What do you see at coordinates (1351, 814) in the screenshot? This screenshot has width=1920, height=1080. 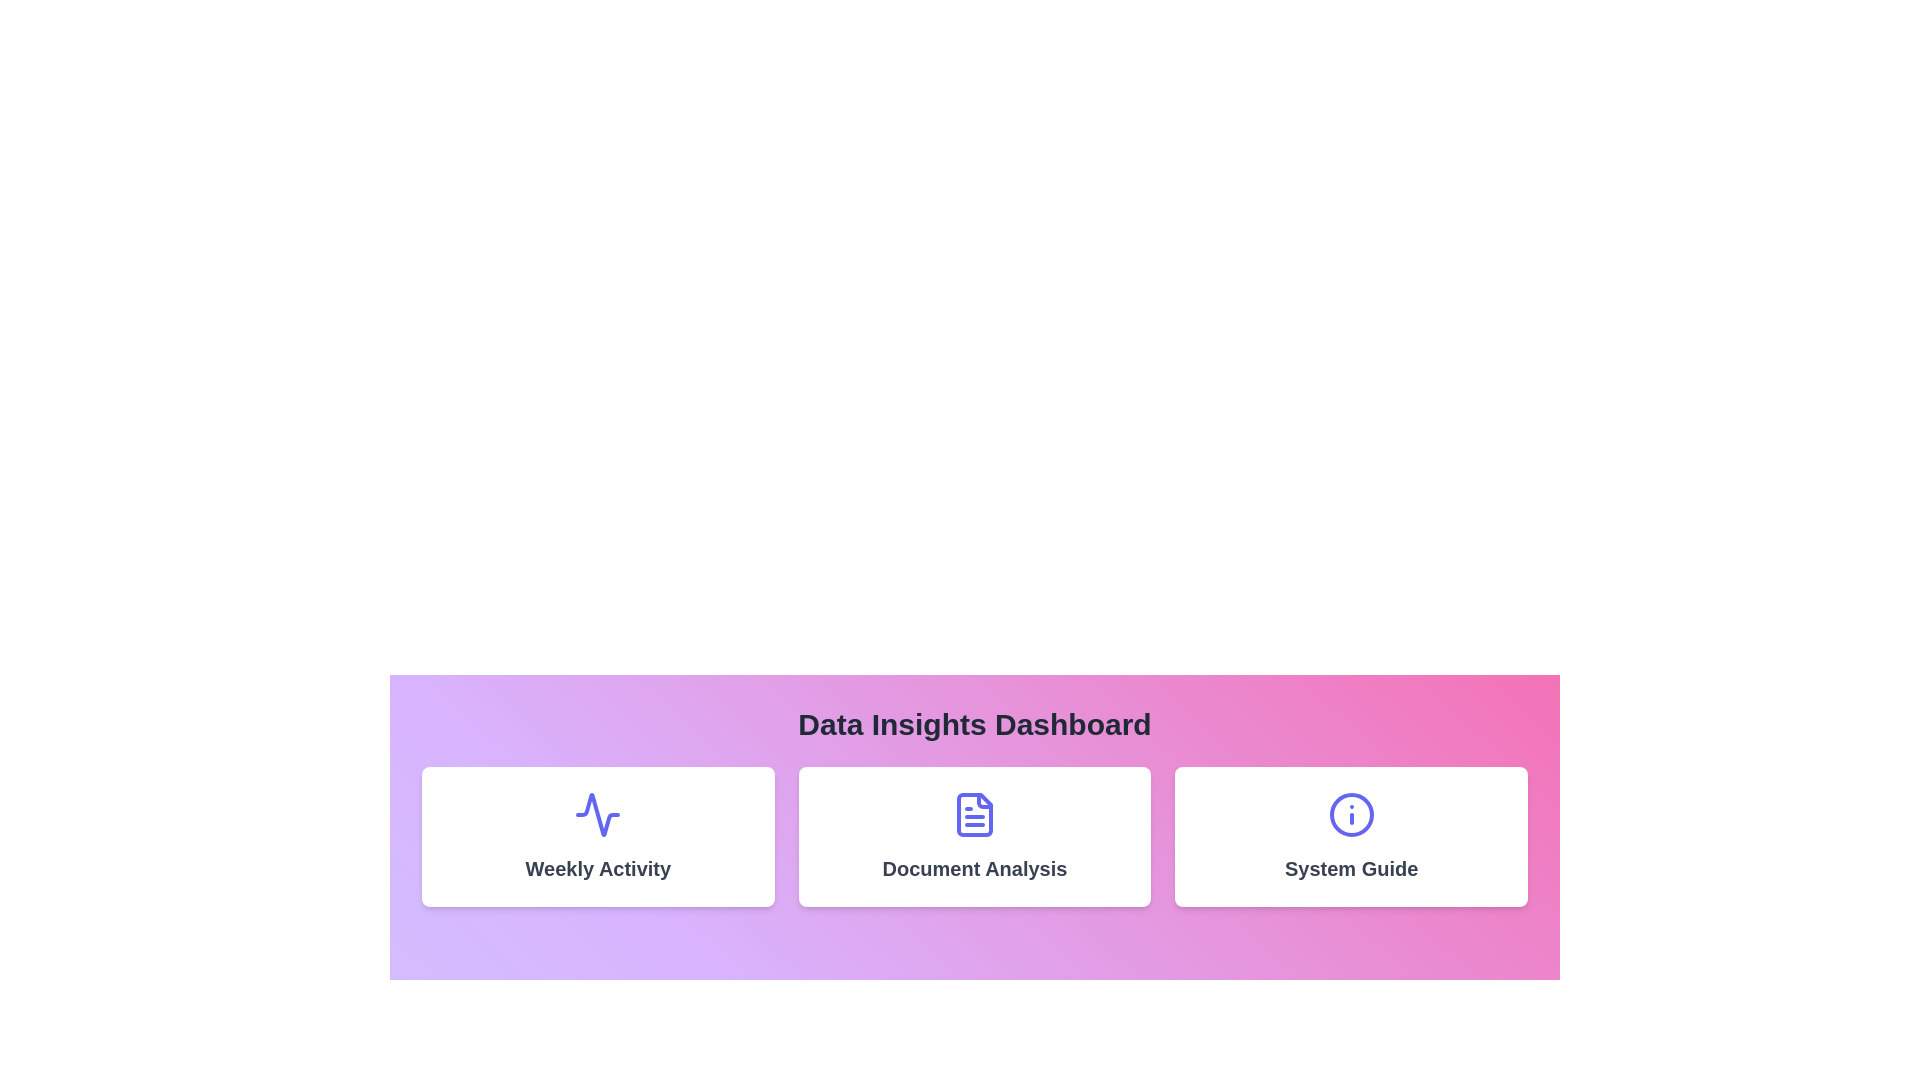 I see `the informational icon located at the bottom right of the 'System Guide' card, which provides guidance or help resources` at bounding box center [1351, 814].